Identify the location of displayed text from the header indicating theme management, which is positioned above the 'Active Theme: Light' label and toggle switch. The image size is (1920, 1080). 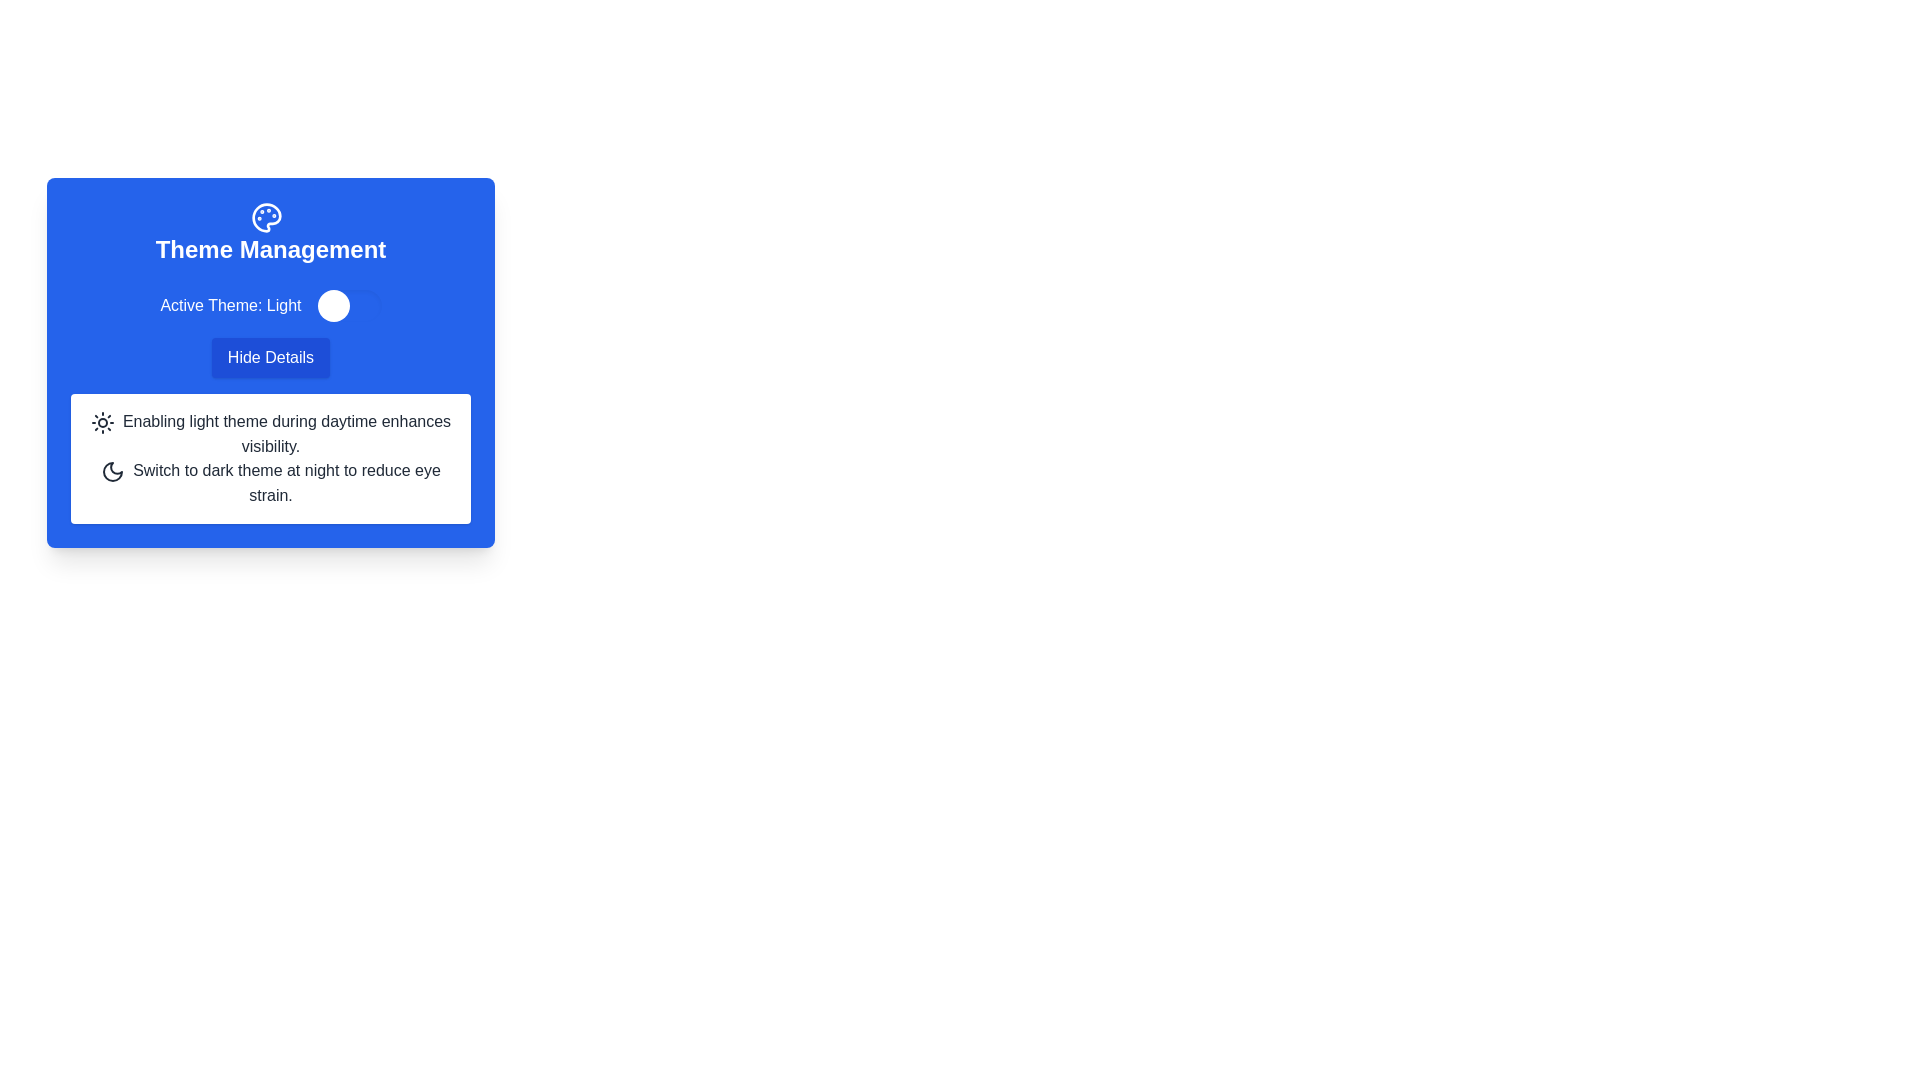
(269, 233).